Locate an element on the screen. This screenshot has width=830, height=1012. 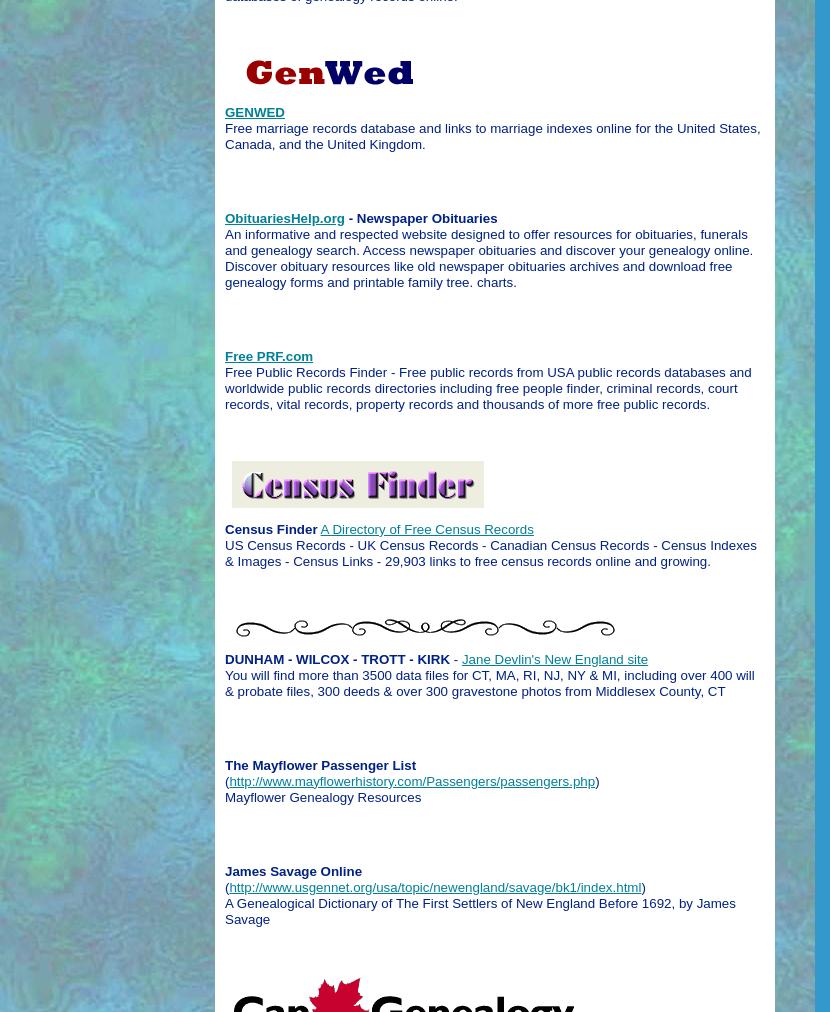
'GENWED' is located at coordinates (254, 110).